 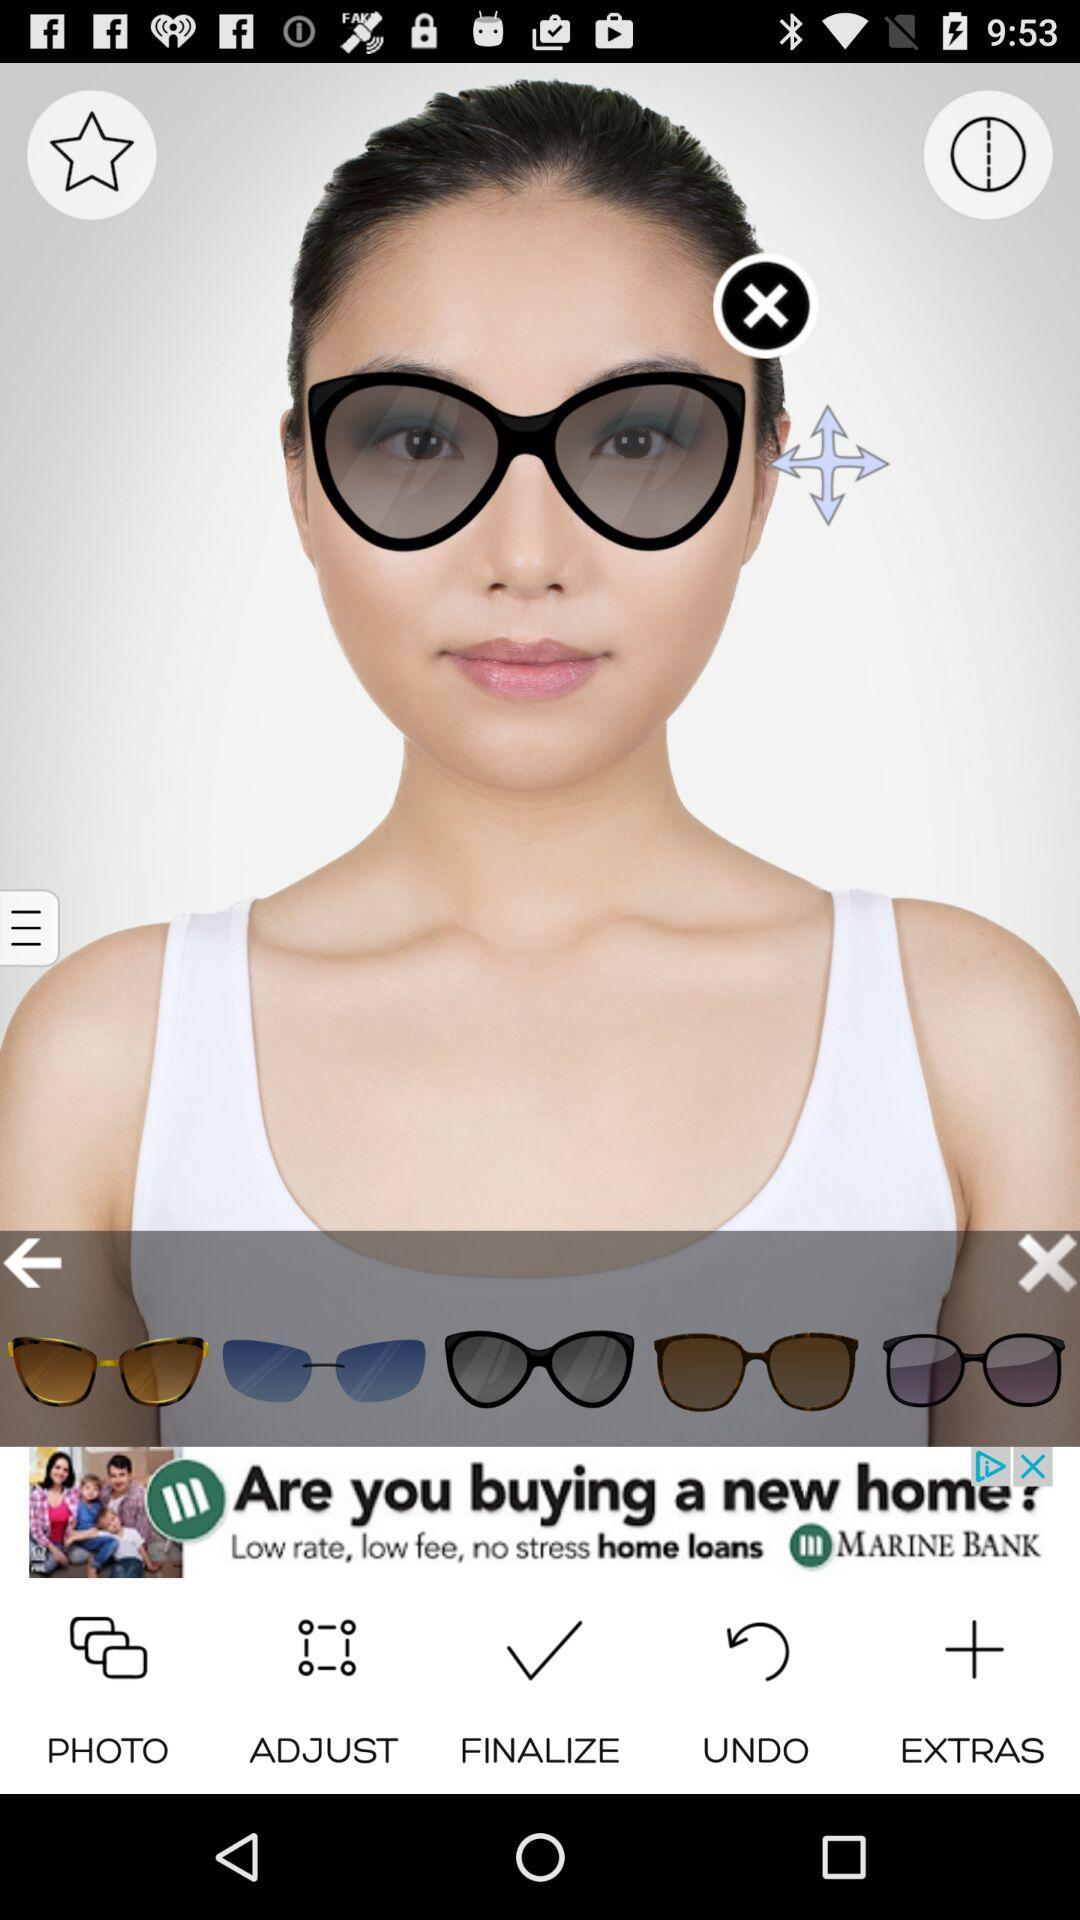 What do you see at coordinates (32, 1261) in the screenshot?
I see `go back` at bounding box center [32, 1261].